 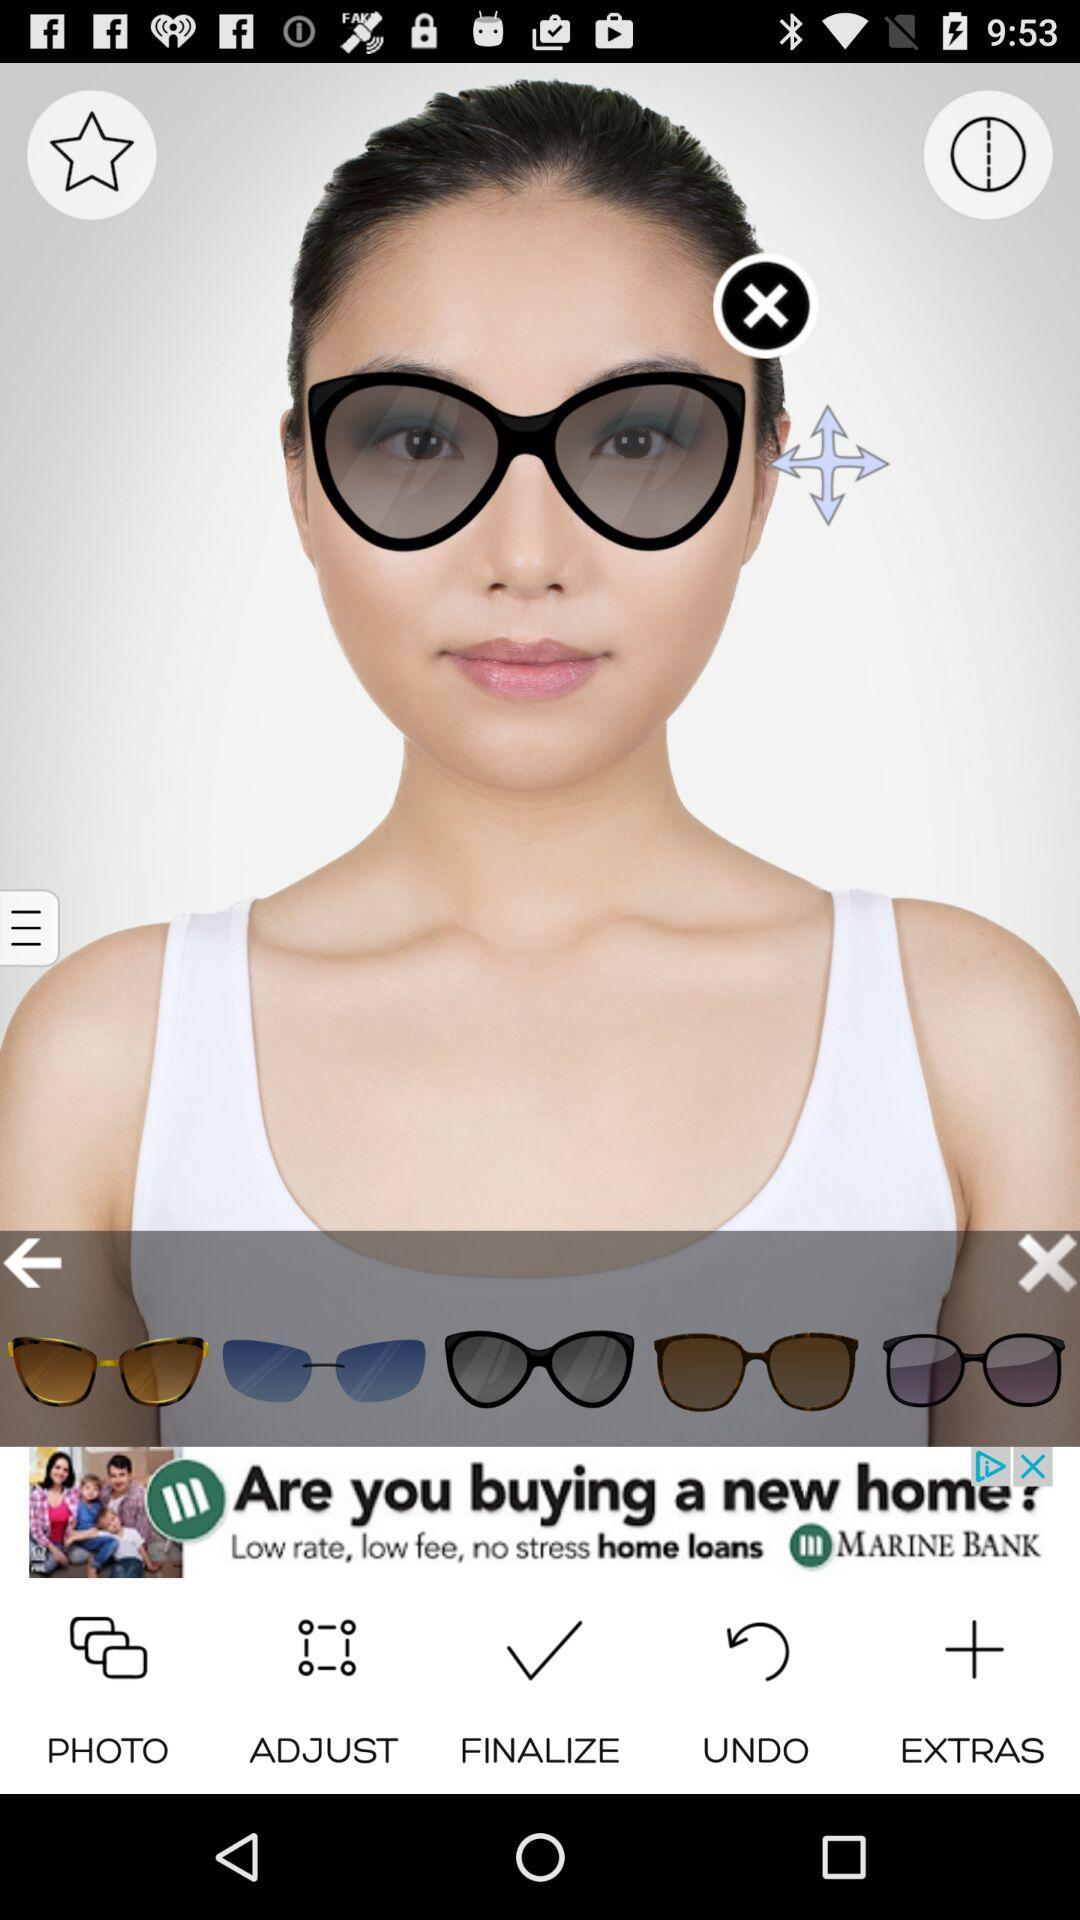 What do you see at coordinates (32, 1261) in the screenshot?
I see `go back` at bounding box center [32, 1261].